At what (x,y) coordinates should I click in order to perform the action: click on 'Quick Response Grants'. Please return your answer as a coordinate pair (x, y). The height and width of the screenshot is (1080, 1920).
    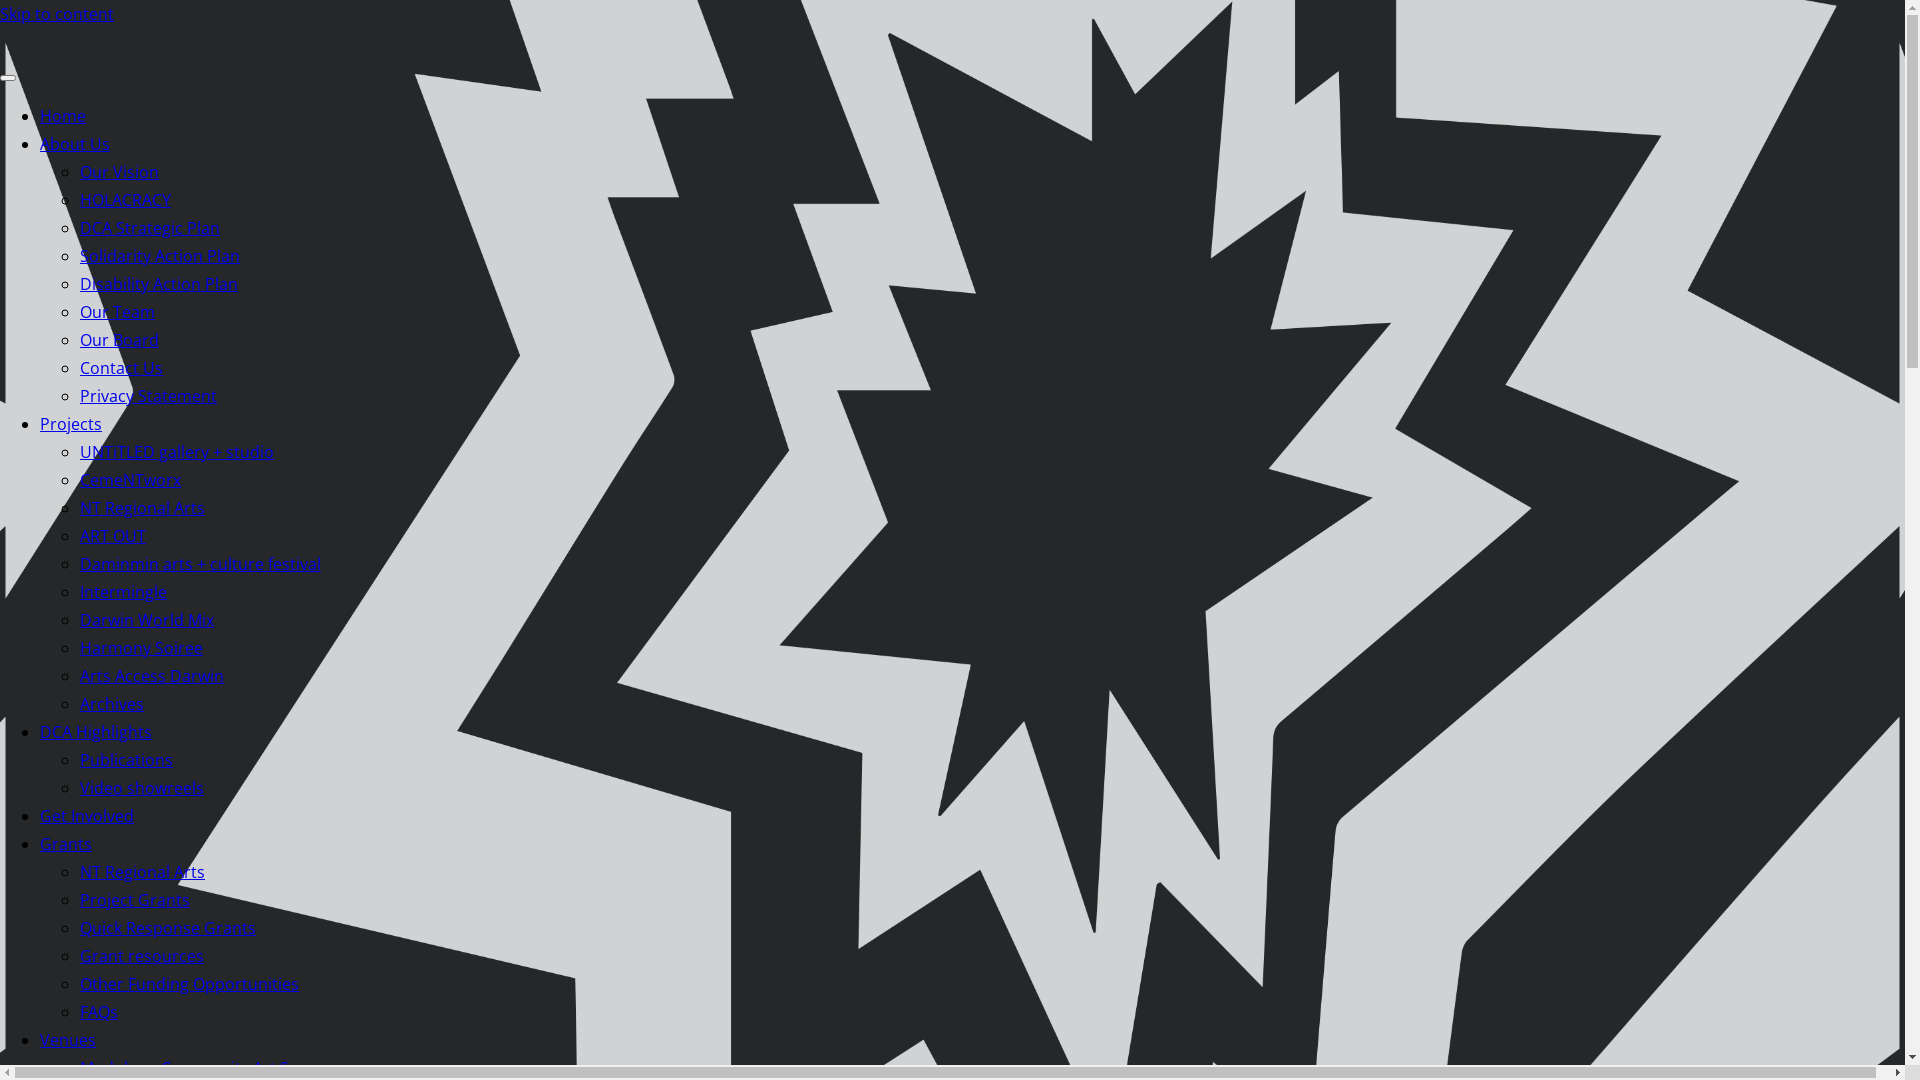
    Looking at the image, I should click on (168, 928).